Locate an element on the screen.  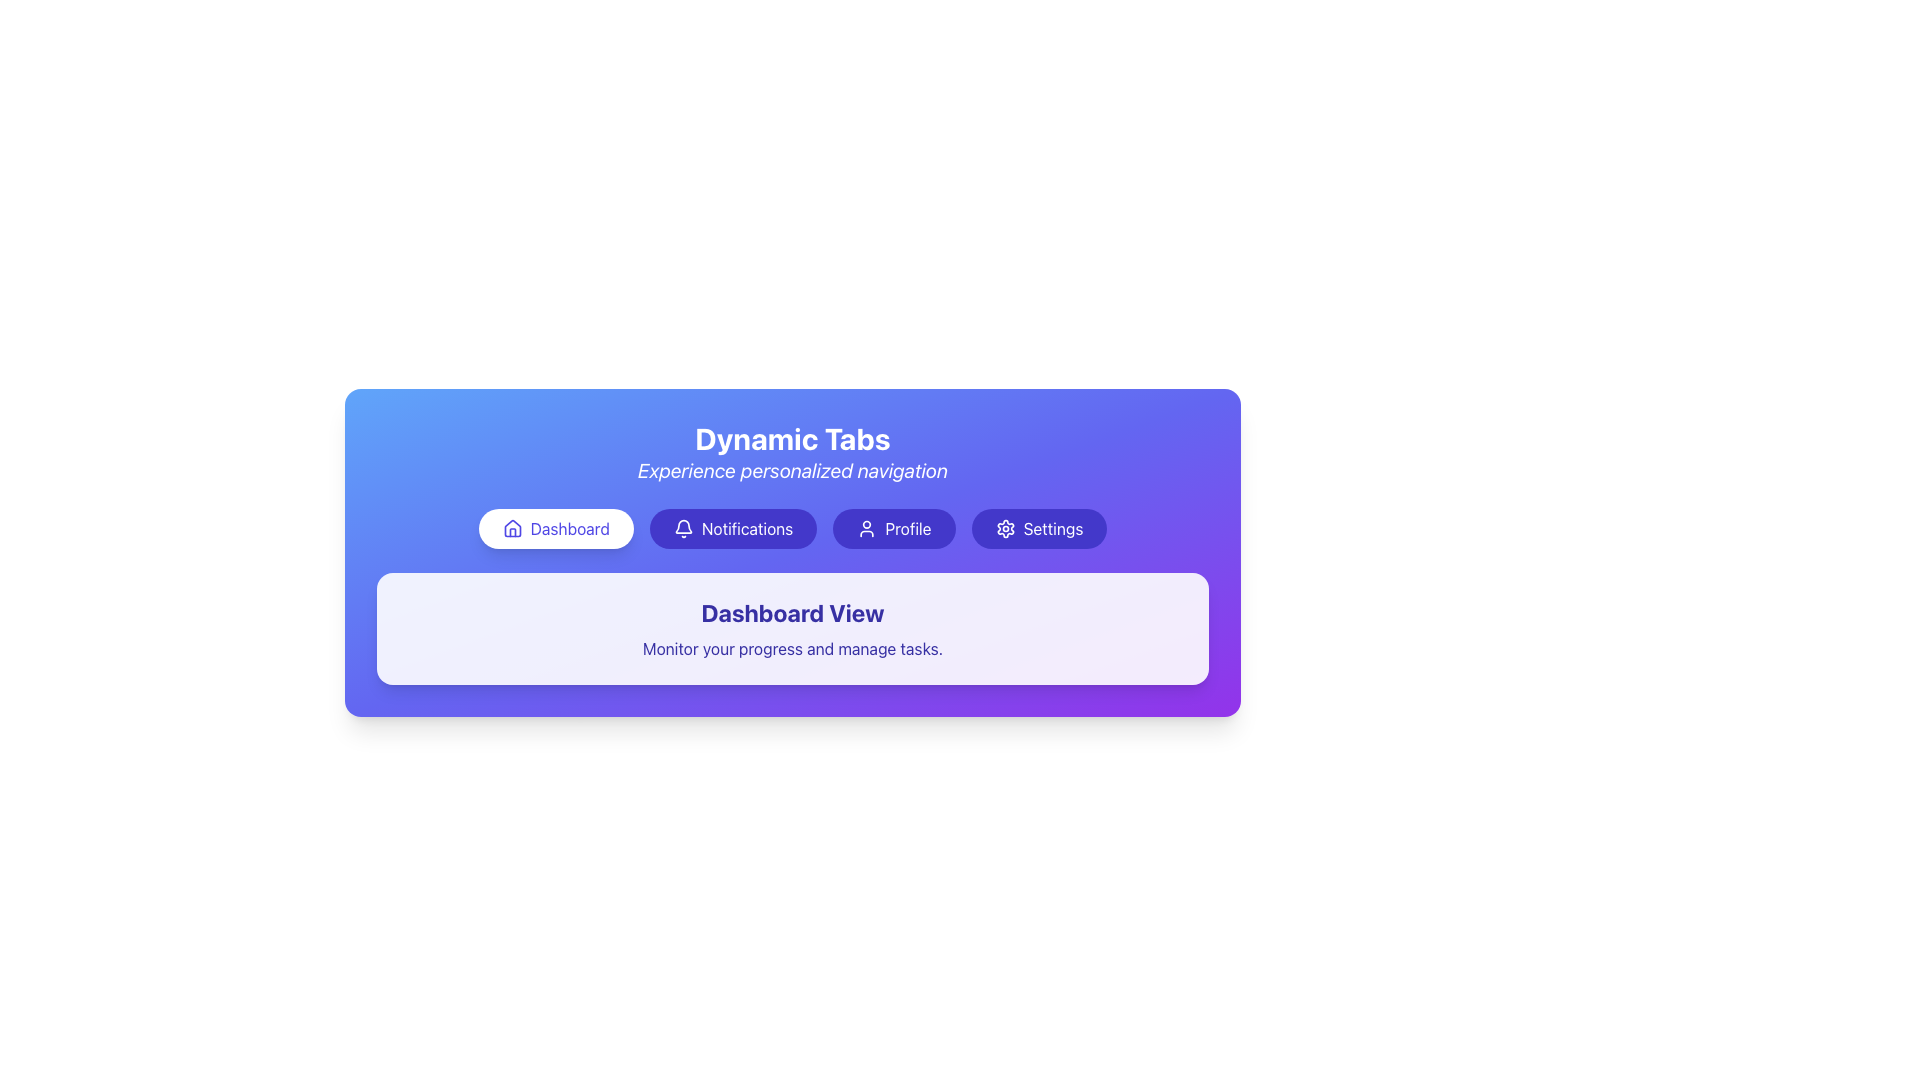
the italicized text label reading 'Experience personalized navigation' that is displayed in a large, light-colored font below the bold heading 'Dynamic Tabs' is located at coordinates (791, 470).